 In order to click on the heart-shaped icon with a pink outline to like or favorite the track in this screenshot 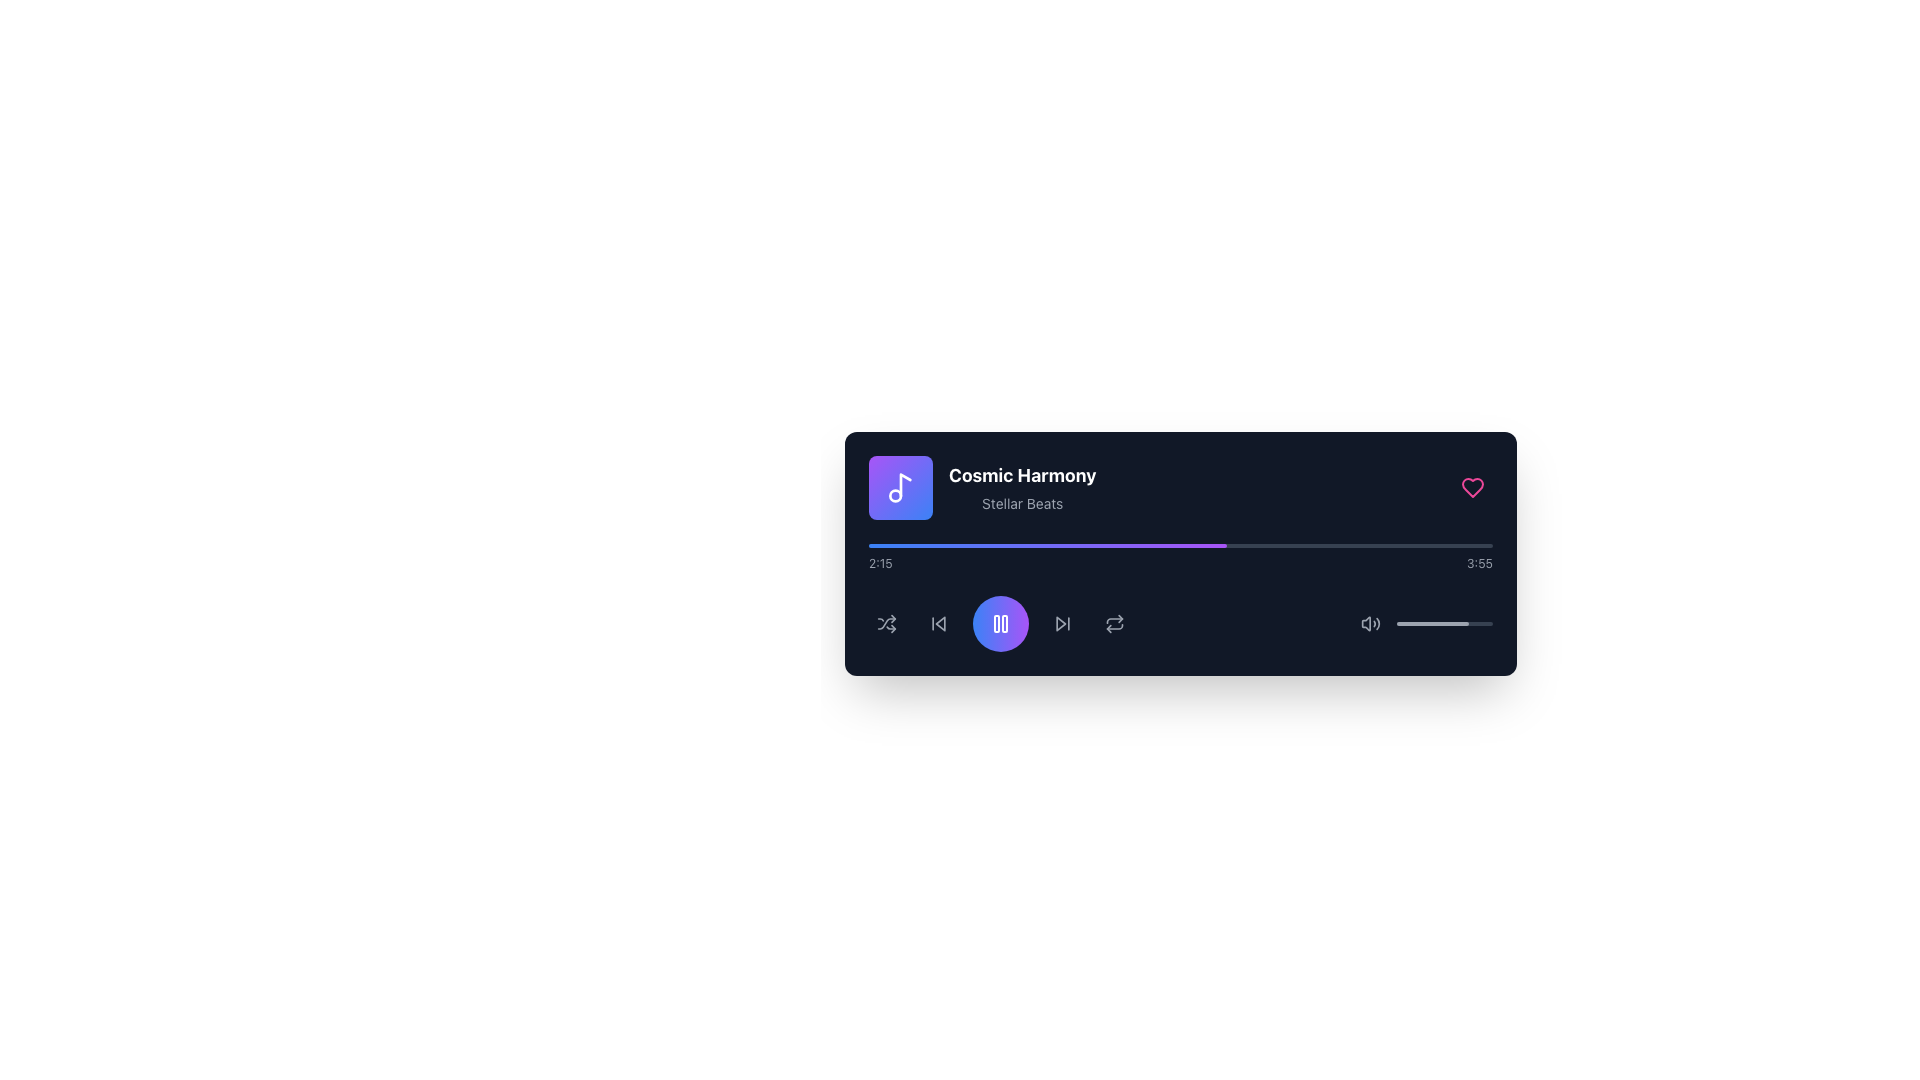, I will do `click(1473, 488)`.